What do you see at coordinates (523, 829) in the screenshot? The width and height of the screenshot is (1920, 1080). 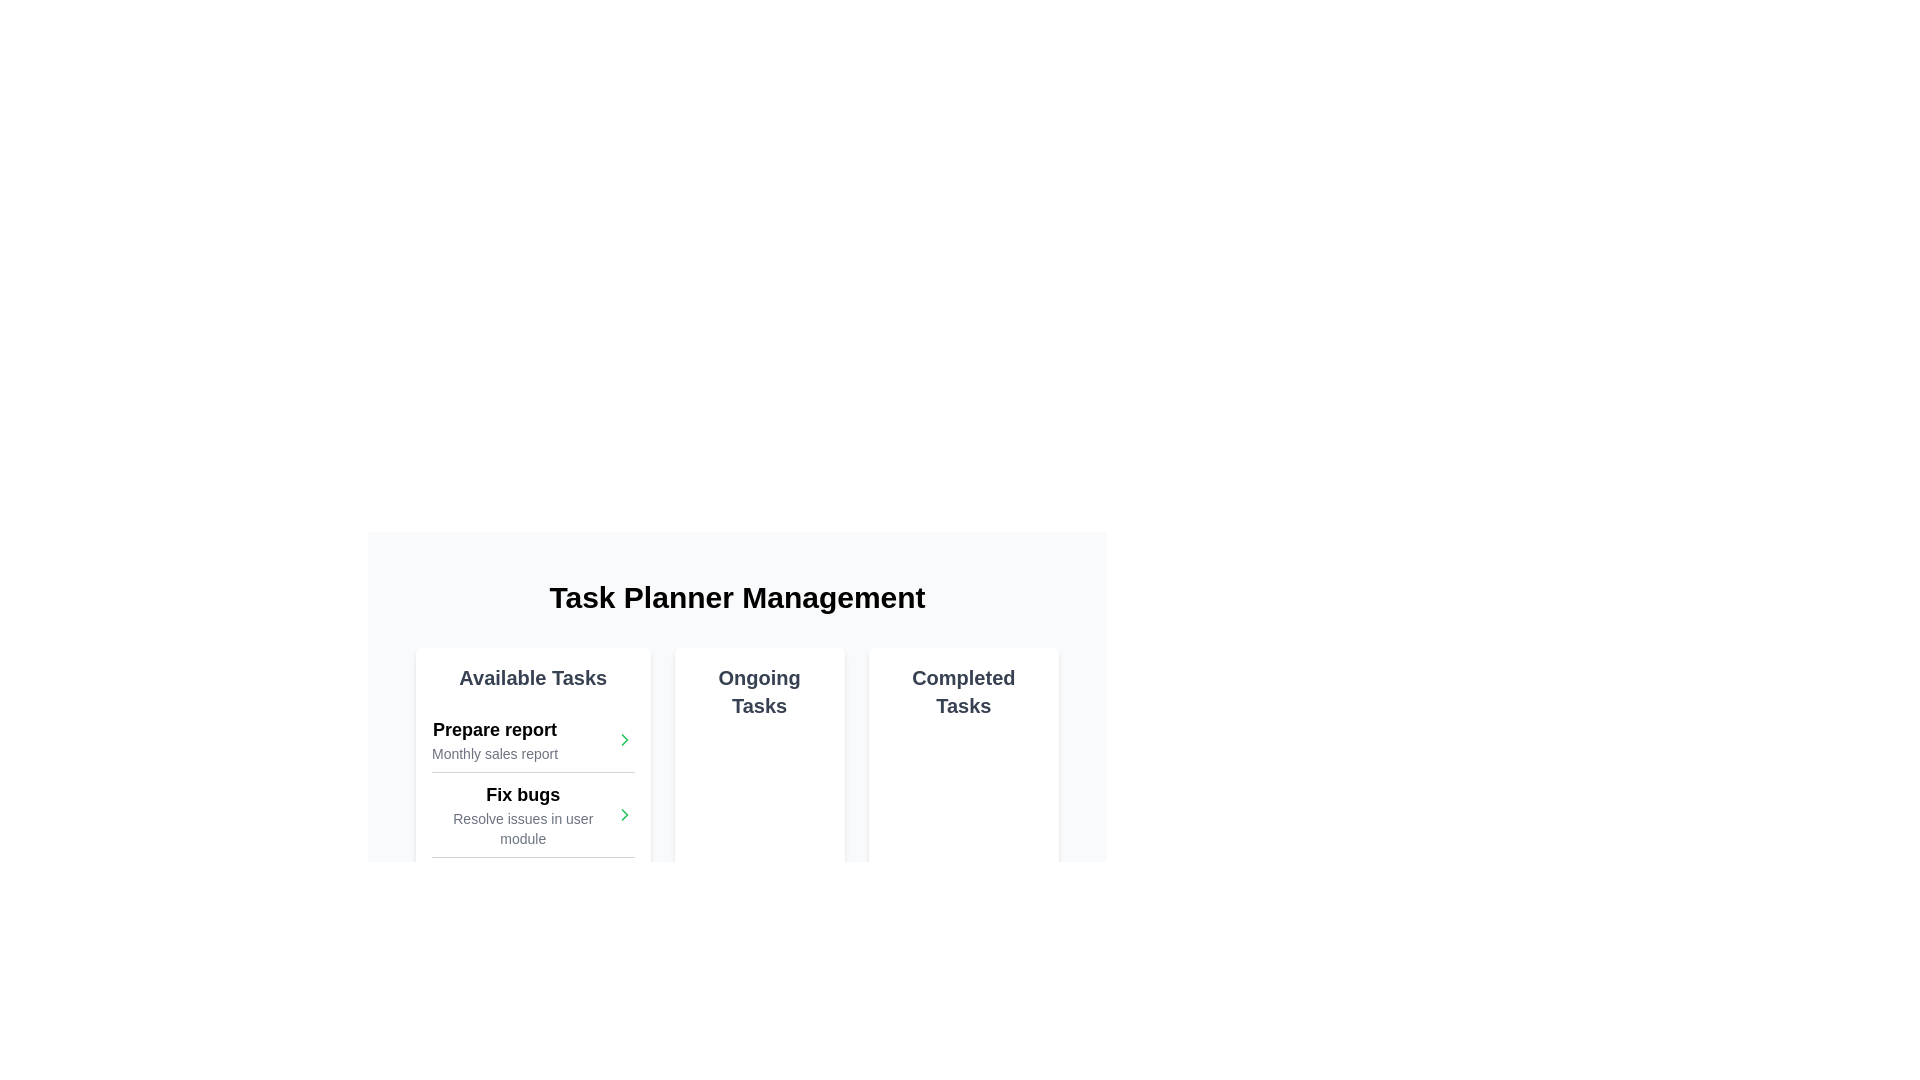 I see `text label displaying 'Resolve issues in user module' located below the title 'Fix bugs' in the 'Available Tasks' column` at bounding box center [523, 829].